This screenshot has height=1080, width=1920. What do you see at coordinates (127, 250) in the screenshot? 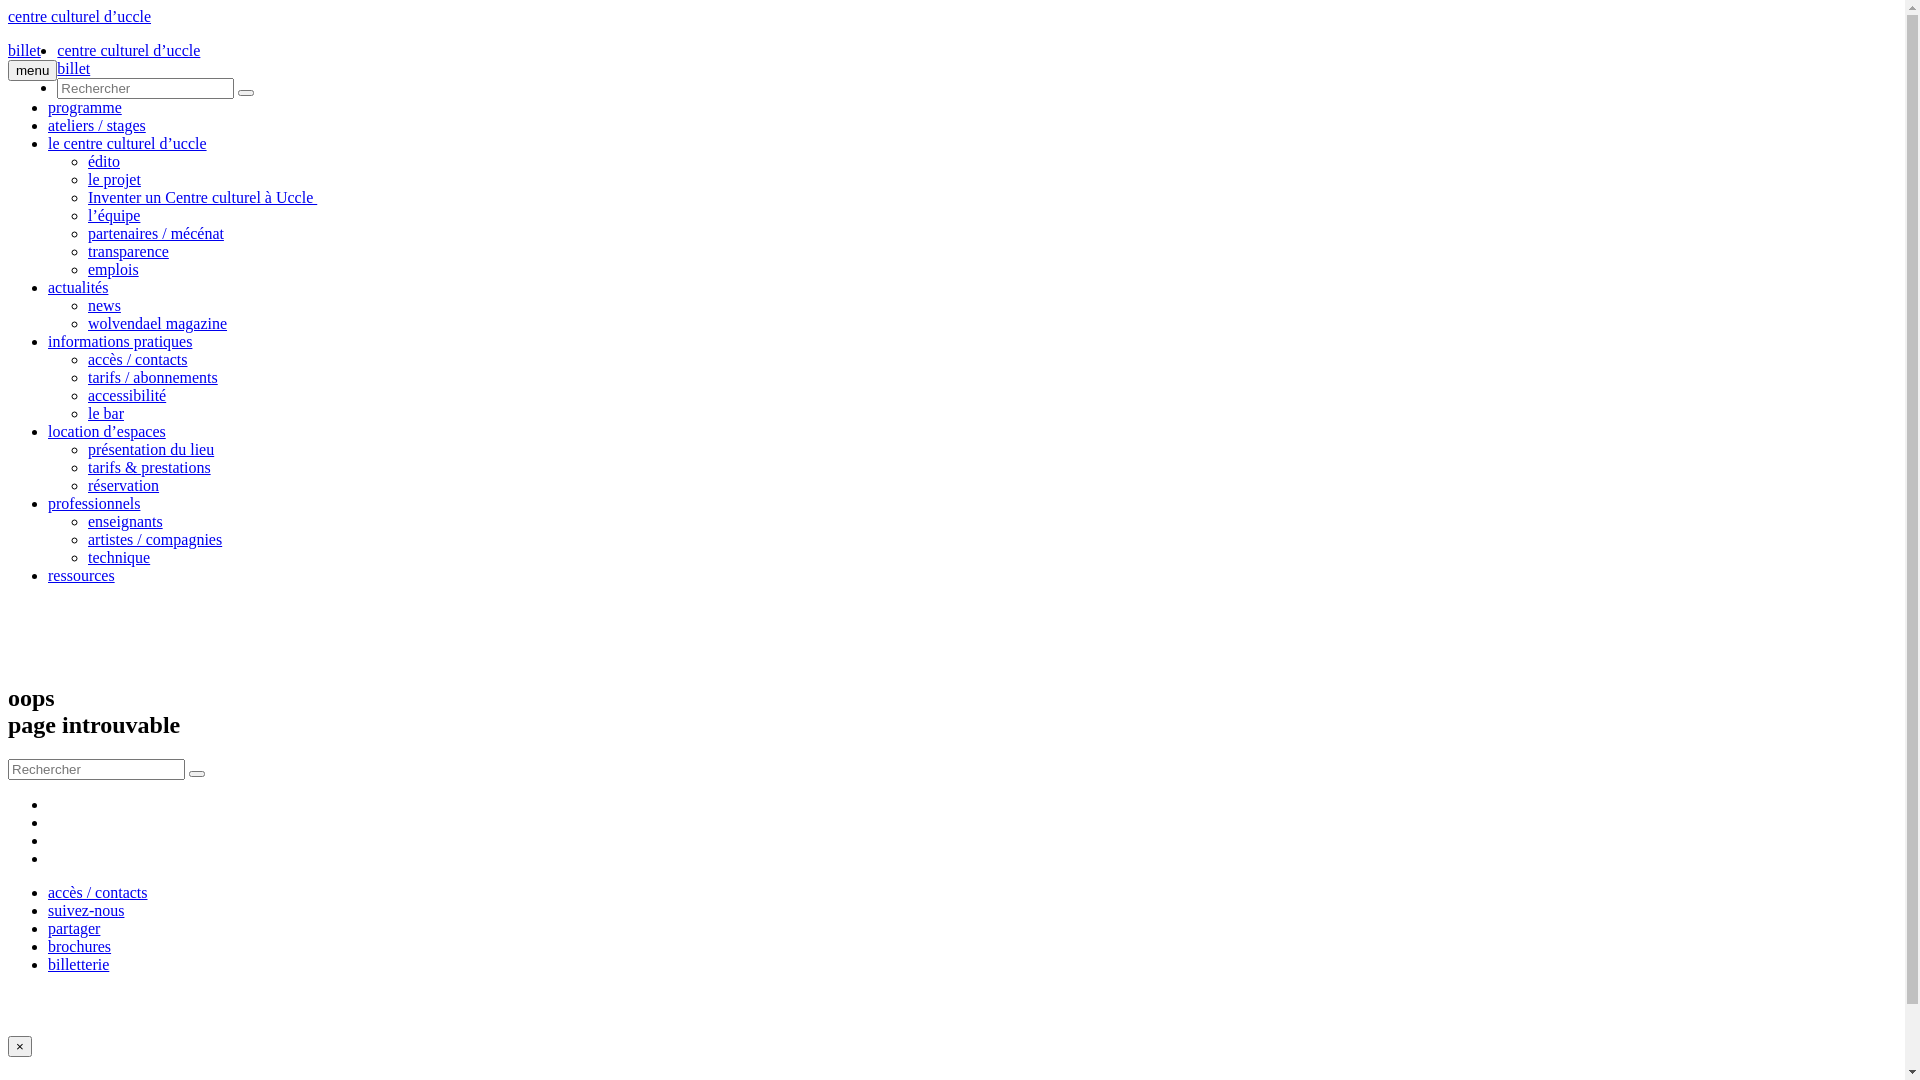
I see `'transparence'` at bounding box center [127, 250].